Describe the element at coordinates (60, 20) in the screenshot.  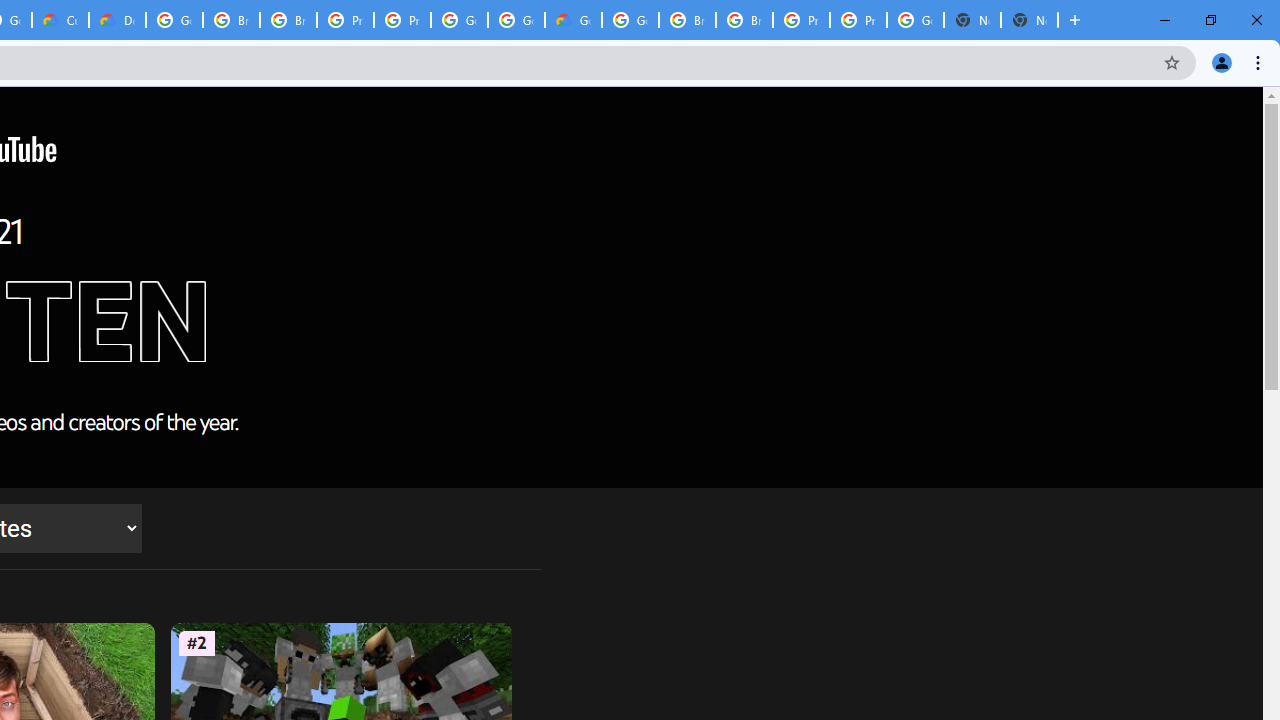
I see `'Customer Care | Google Cloud'` at that location.